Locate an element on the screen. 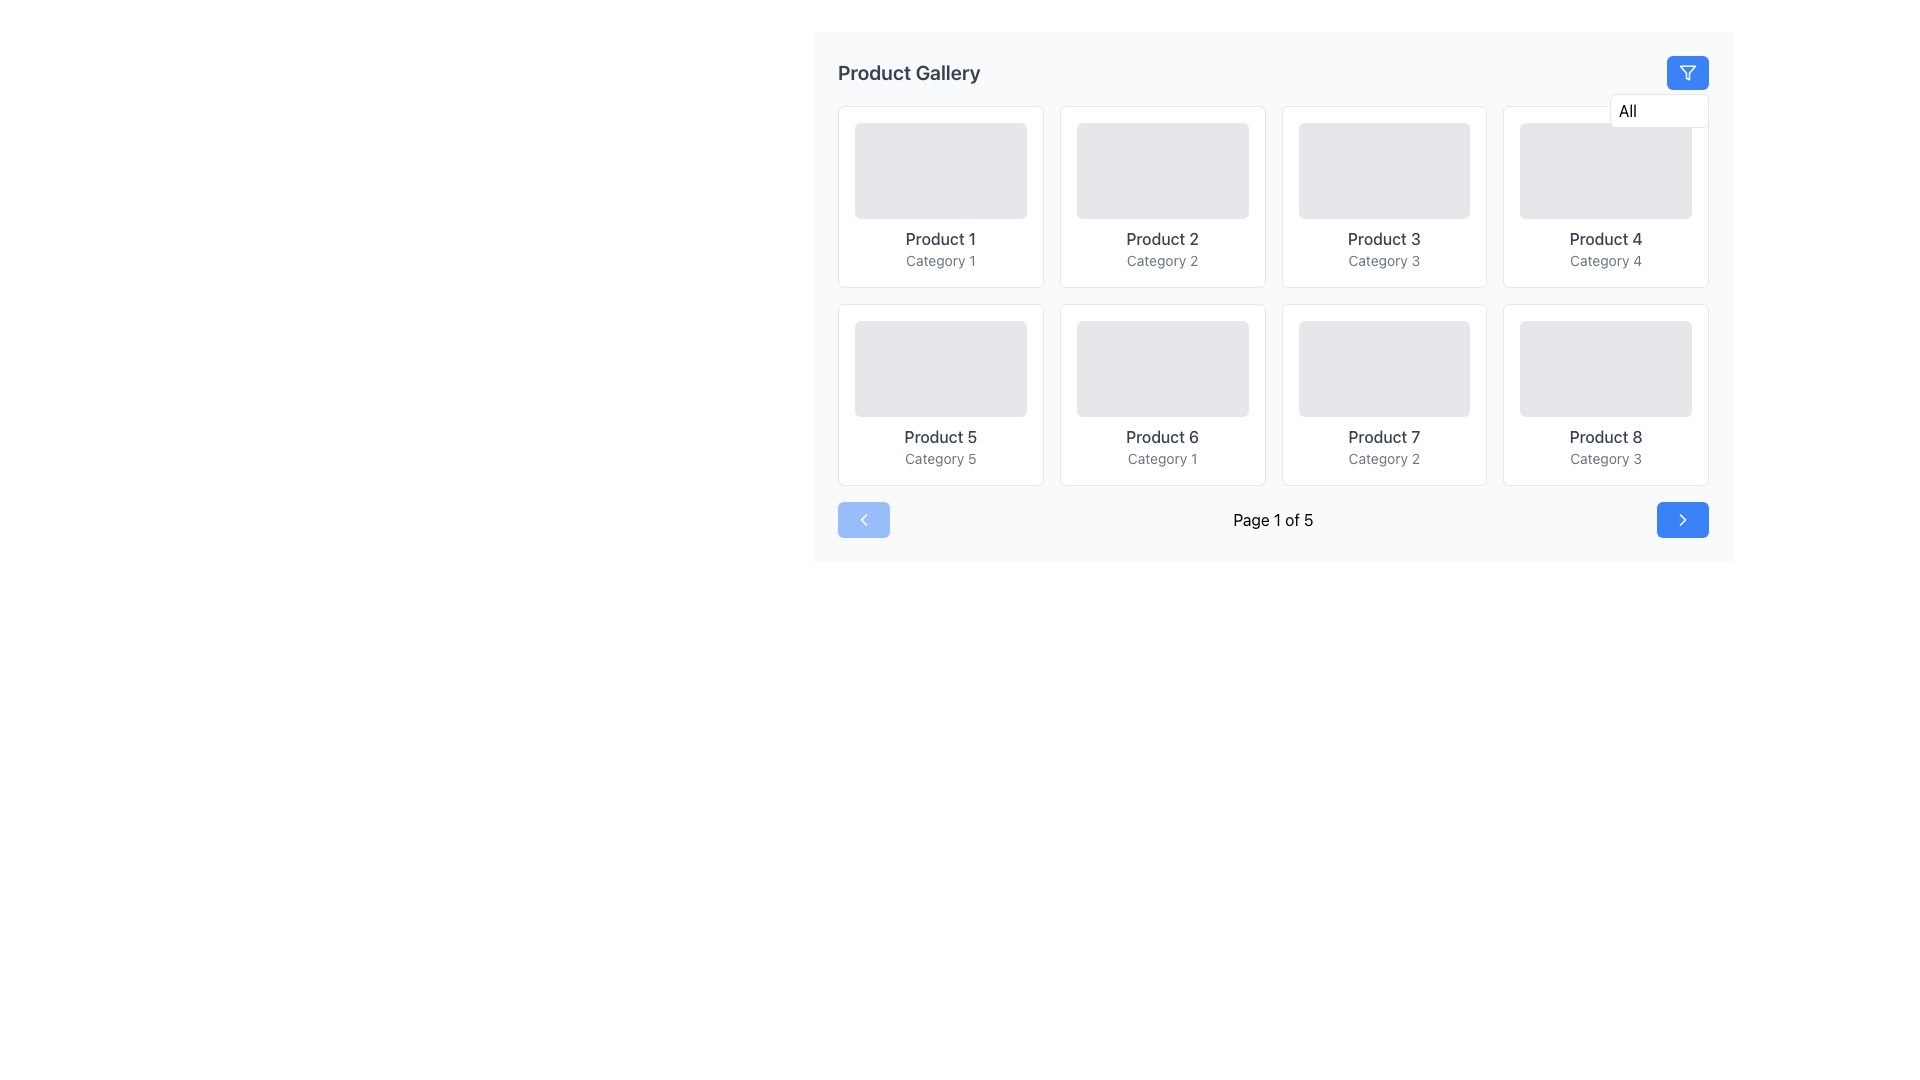  the text label displaying 'Product 1' which is positioned on the first product card in the grid layout, below the image placeholder and above the 'Category 1' label is located at coordinates (939, 238).